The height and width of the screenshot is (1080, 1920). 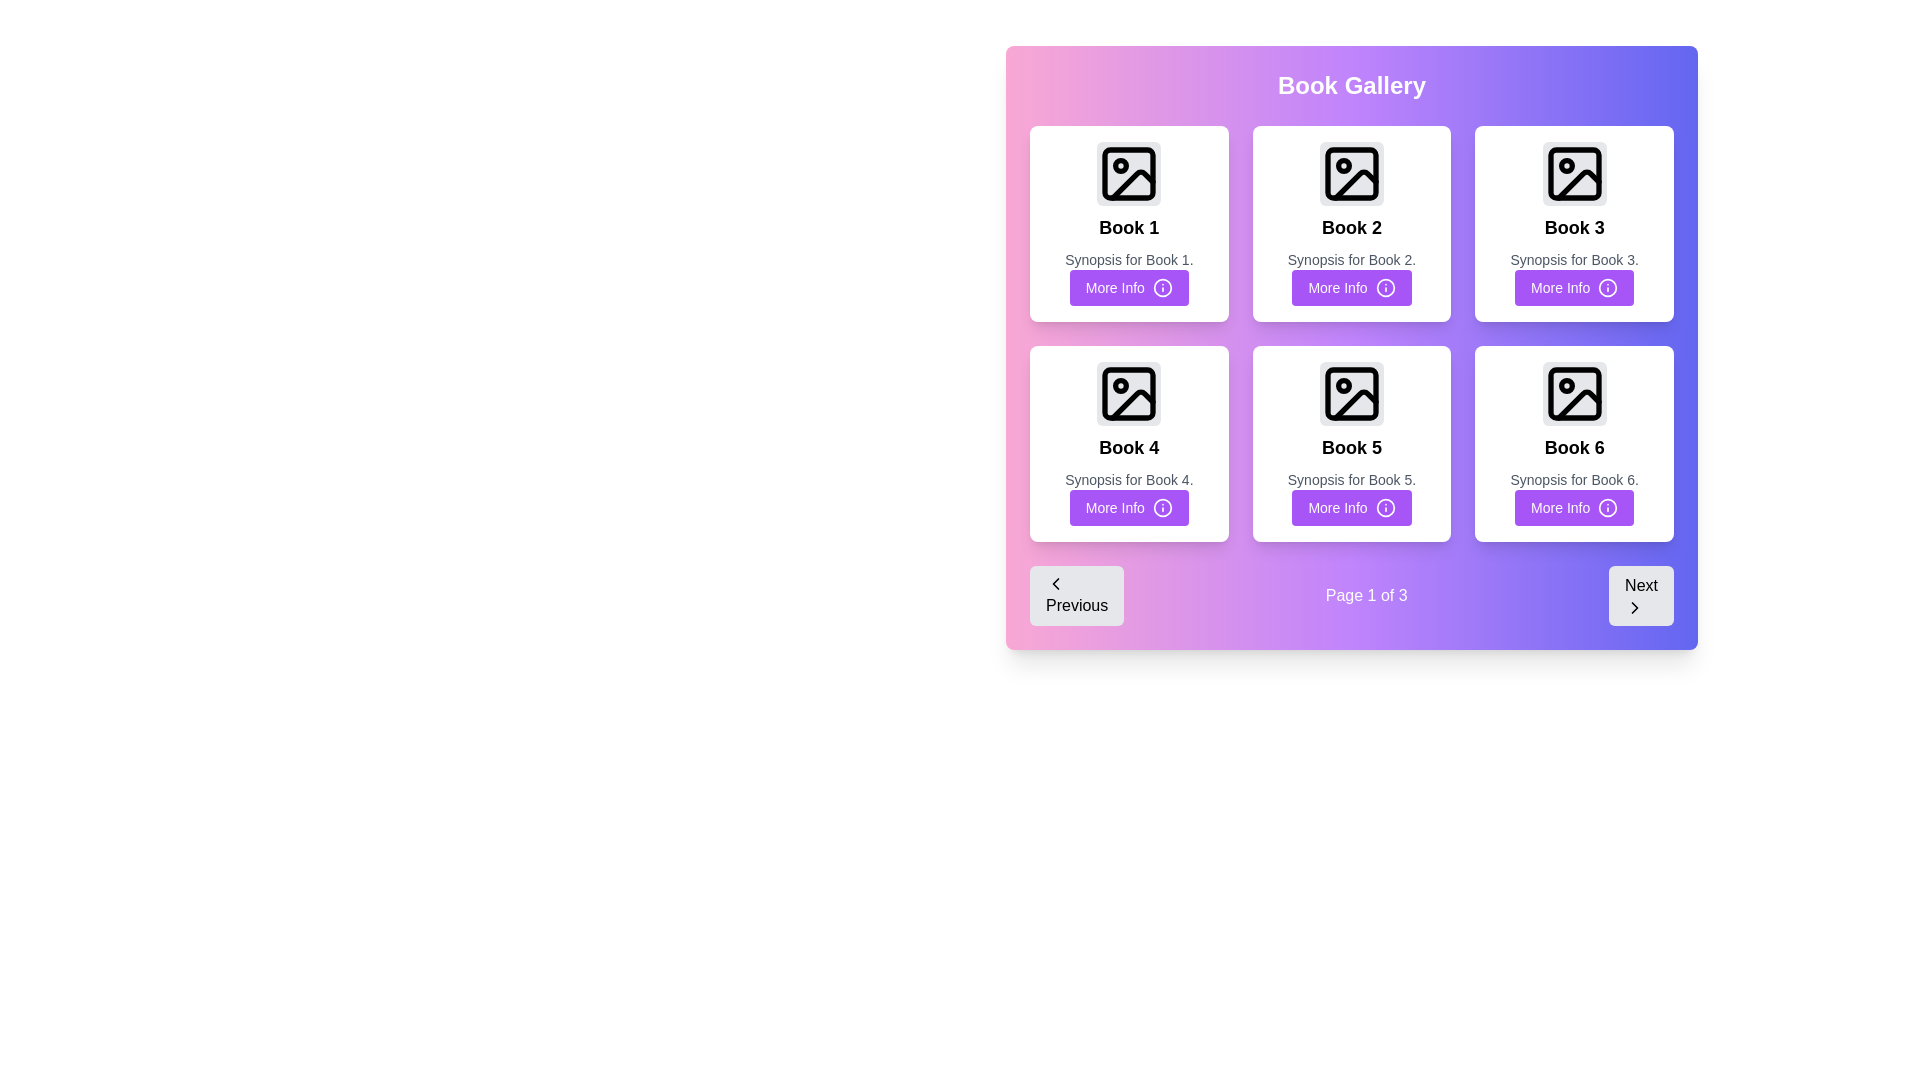 I want to click on the decorative graphic within the 'Book 2' icon, which is a triangular pattern enclosed in a rounded square icon in the second row of the grid layout, so click(x=1355, y=185).